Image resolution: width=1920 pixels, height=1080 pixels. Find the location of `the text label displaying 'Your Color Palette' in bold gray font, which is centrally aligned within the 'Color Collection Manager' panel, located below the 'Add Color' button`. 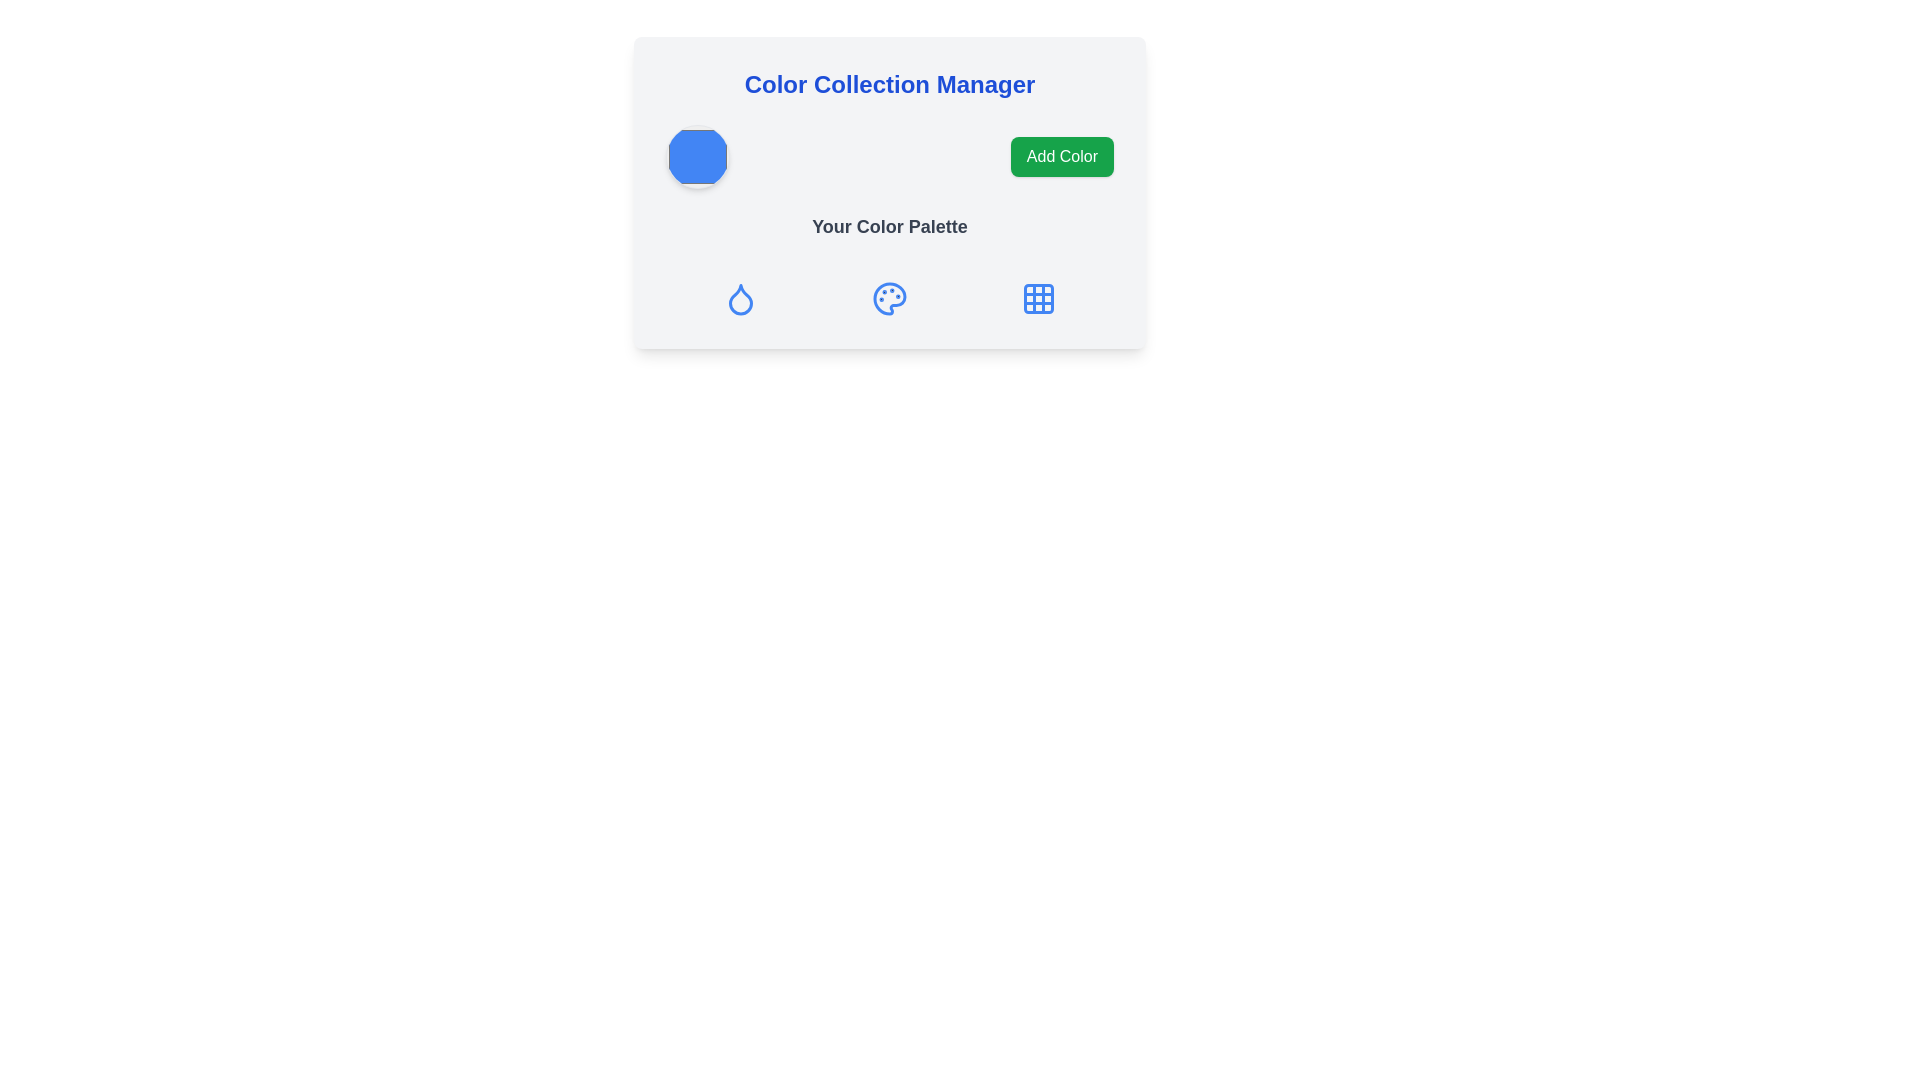

the text label displaying 'Your Color Palette' in bold gray font, which is centrally aligned within the 'Color Collection Manager' panel, located below the 'Add Color' button is located at coordinates (888, 234).